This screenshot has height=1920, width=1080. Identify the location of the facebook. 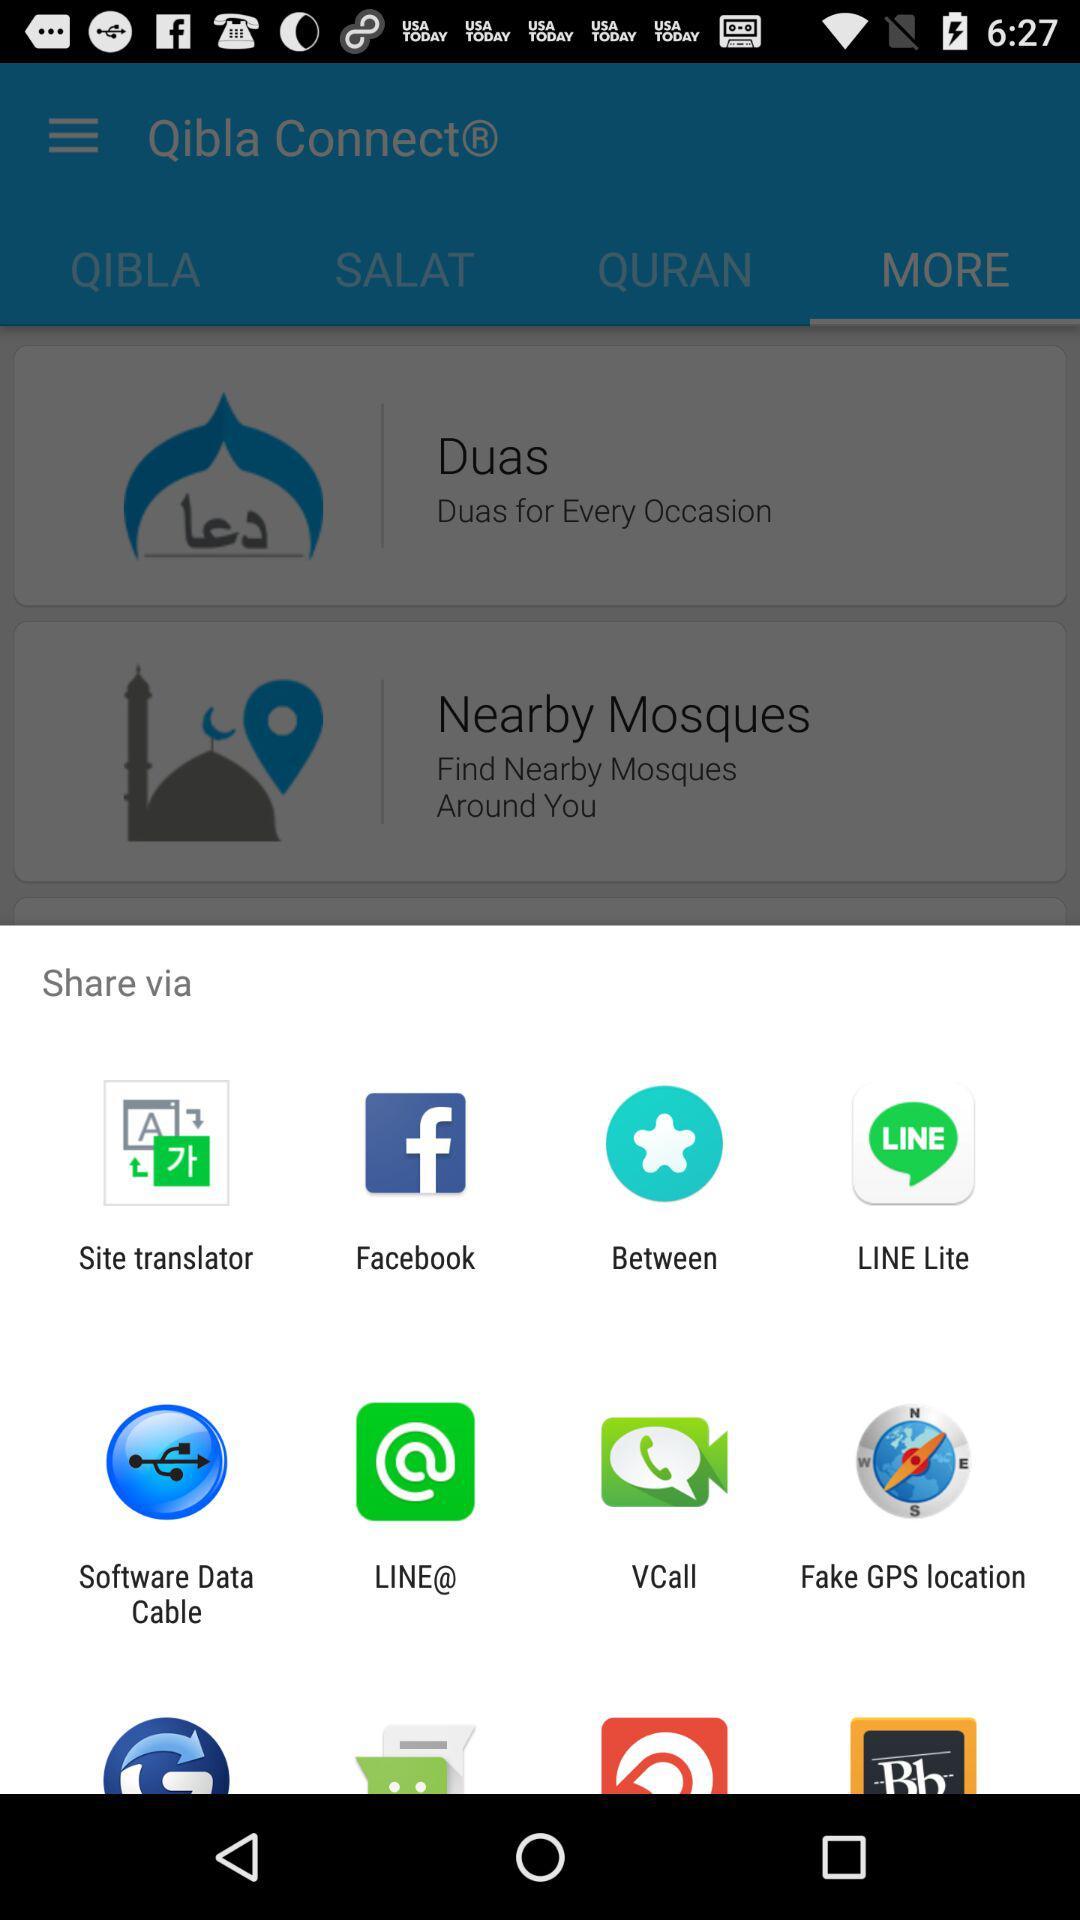
(414, 1274).